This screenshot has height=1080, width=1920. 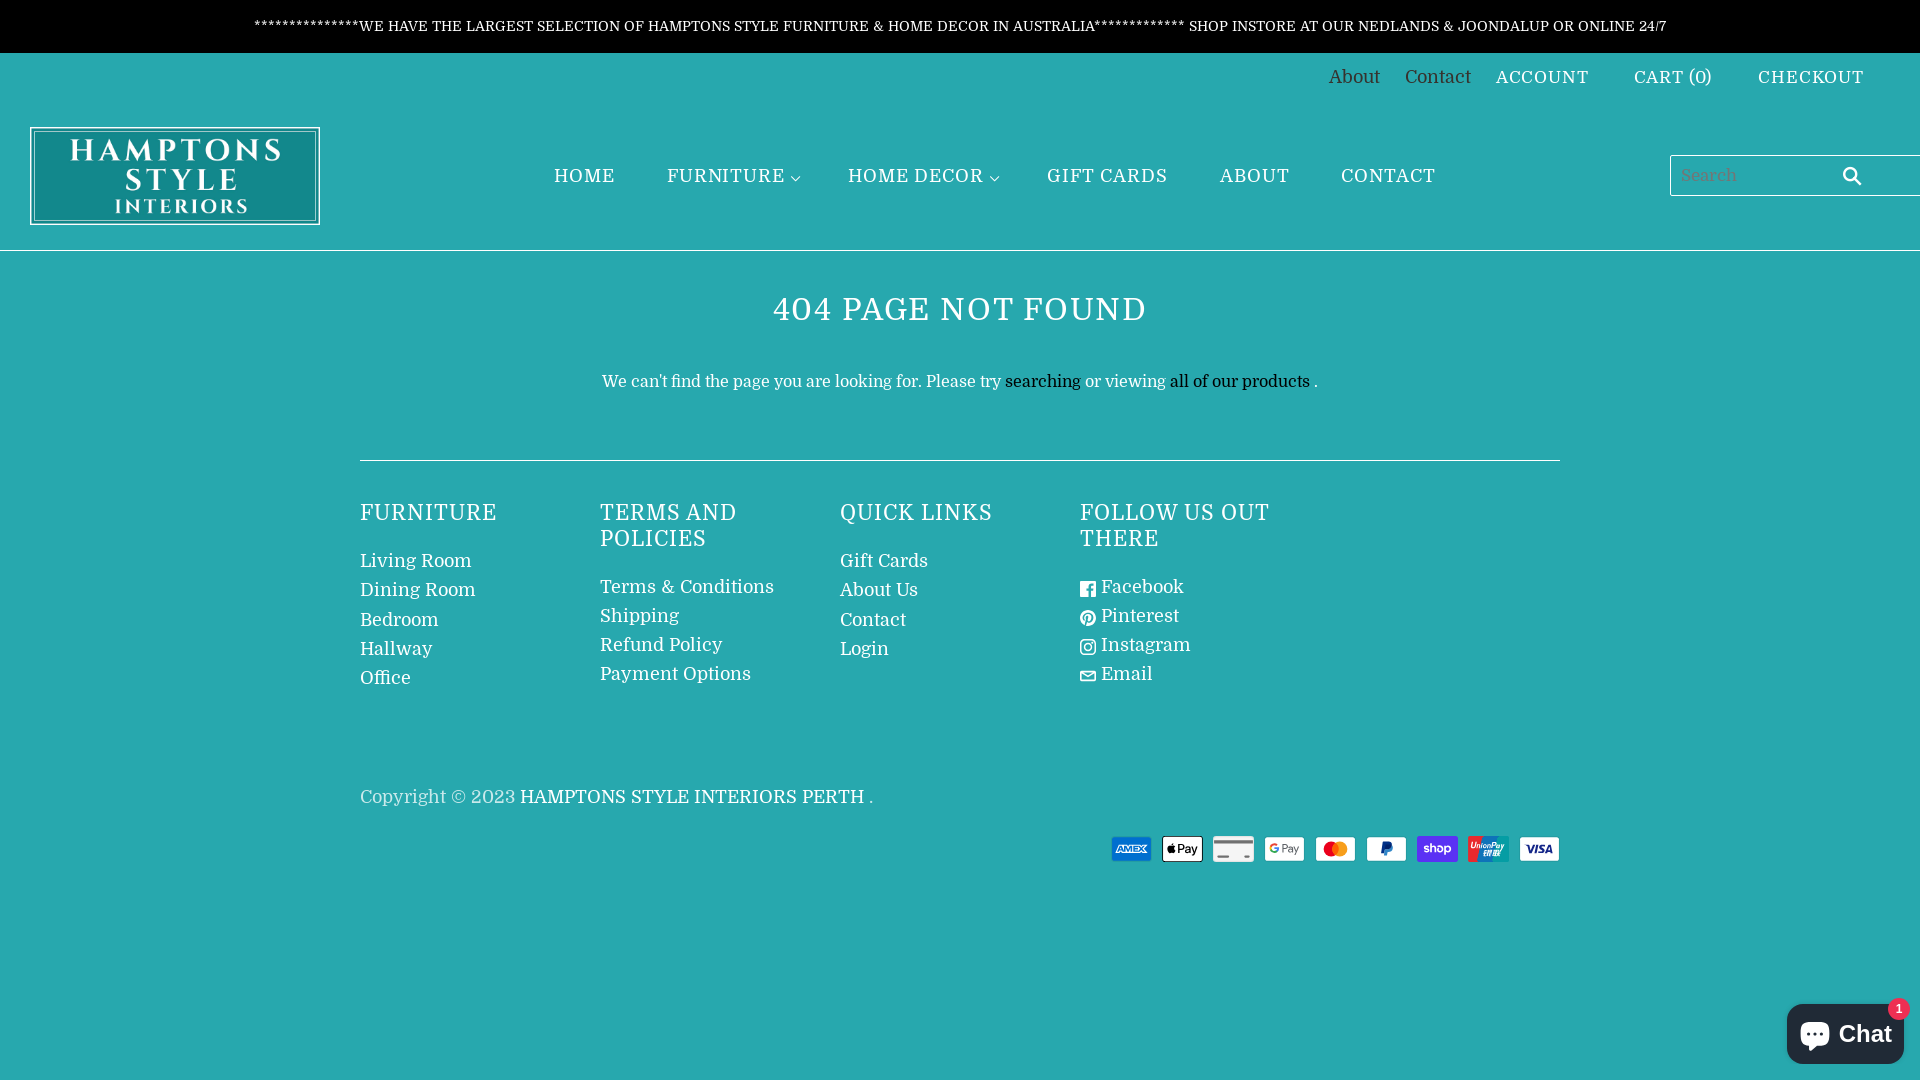 What do you see at coordinates (1238, 381) in the screenshot?
I see `'all of our products'` at bounding box center [1238, 381].